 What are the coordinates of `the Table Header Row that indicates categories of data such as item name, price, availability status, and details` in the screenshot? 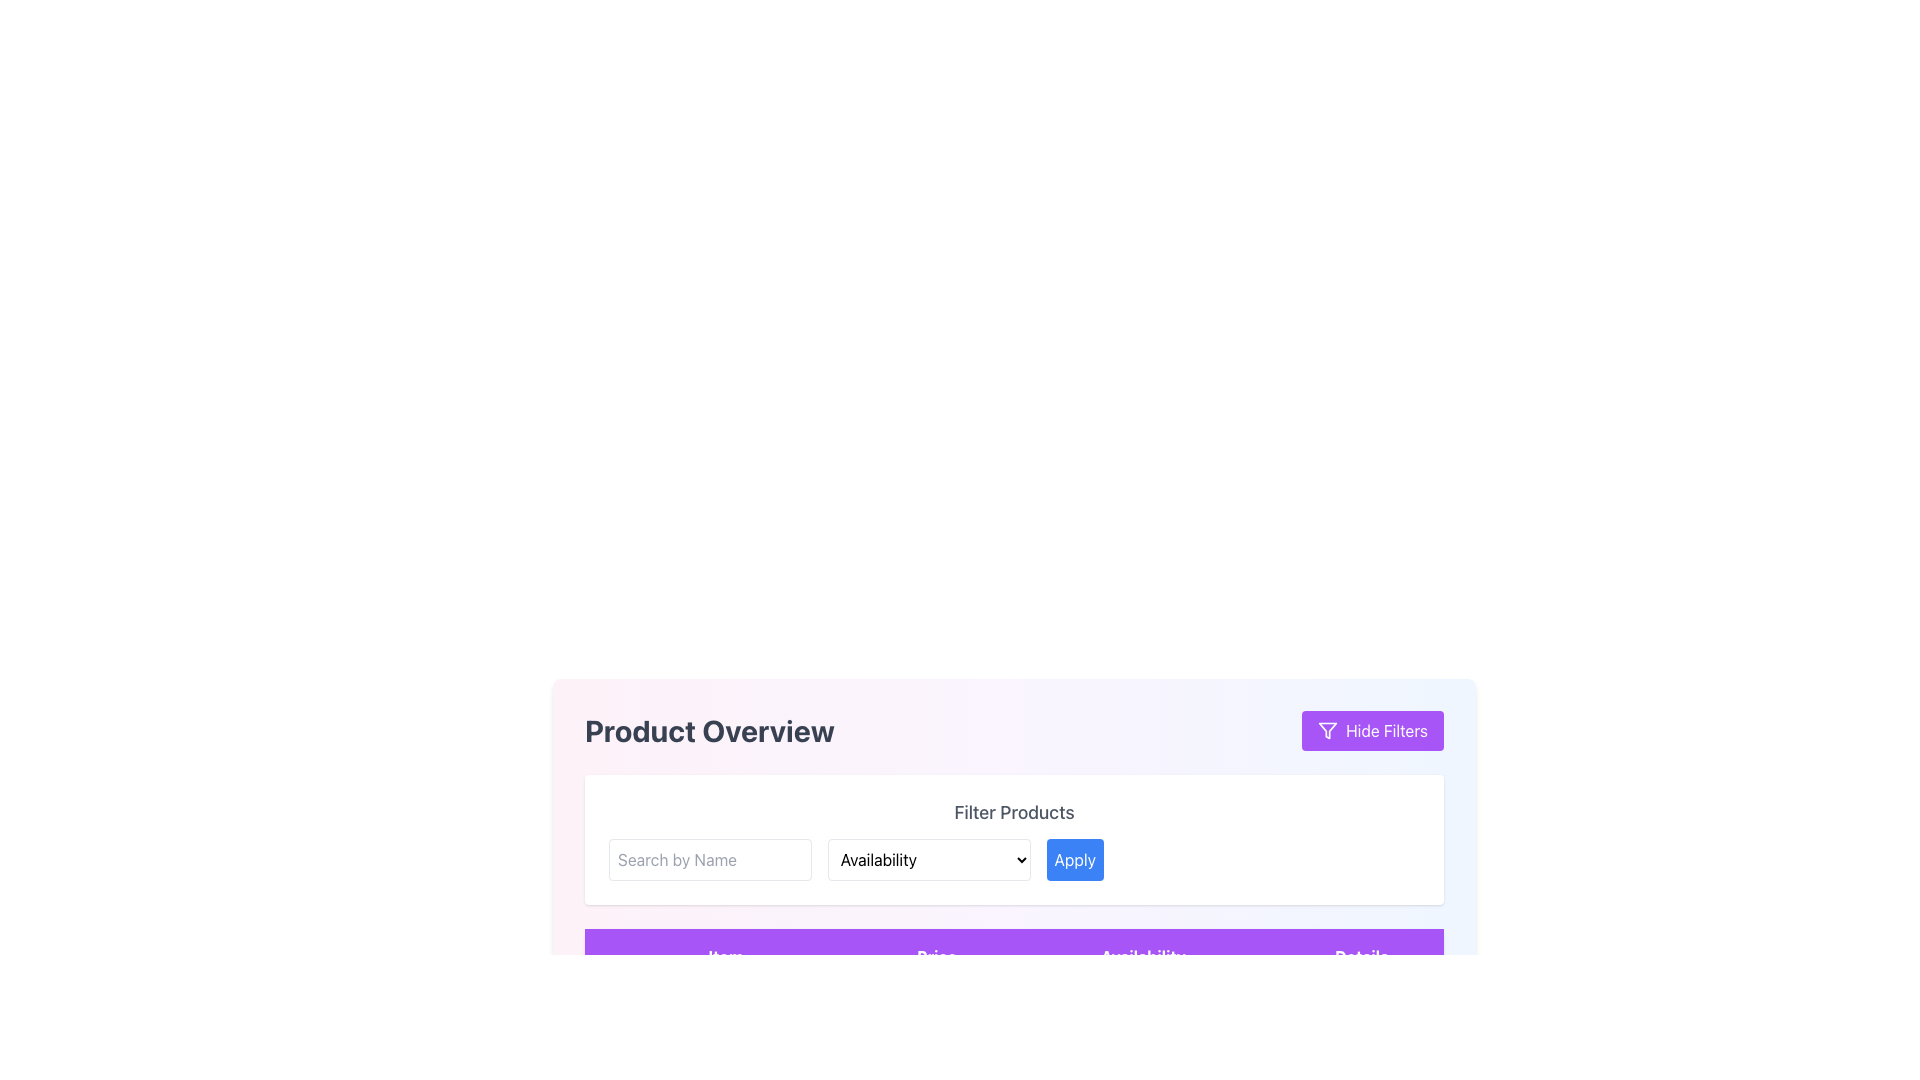 It's located at (1014, 955).